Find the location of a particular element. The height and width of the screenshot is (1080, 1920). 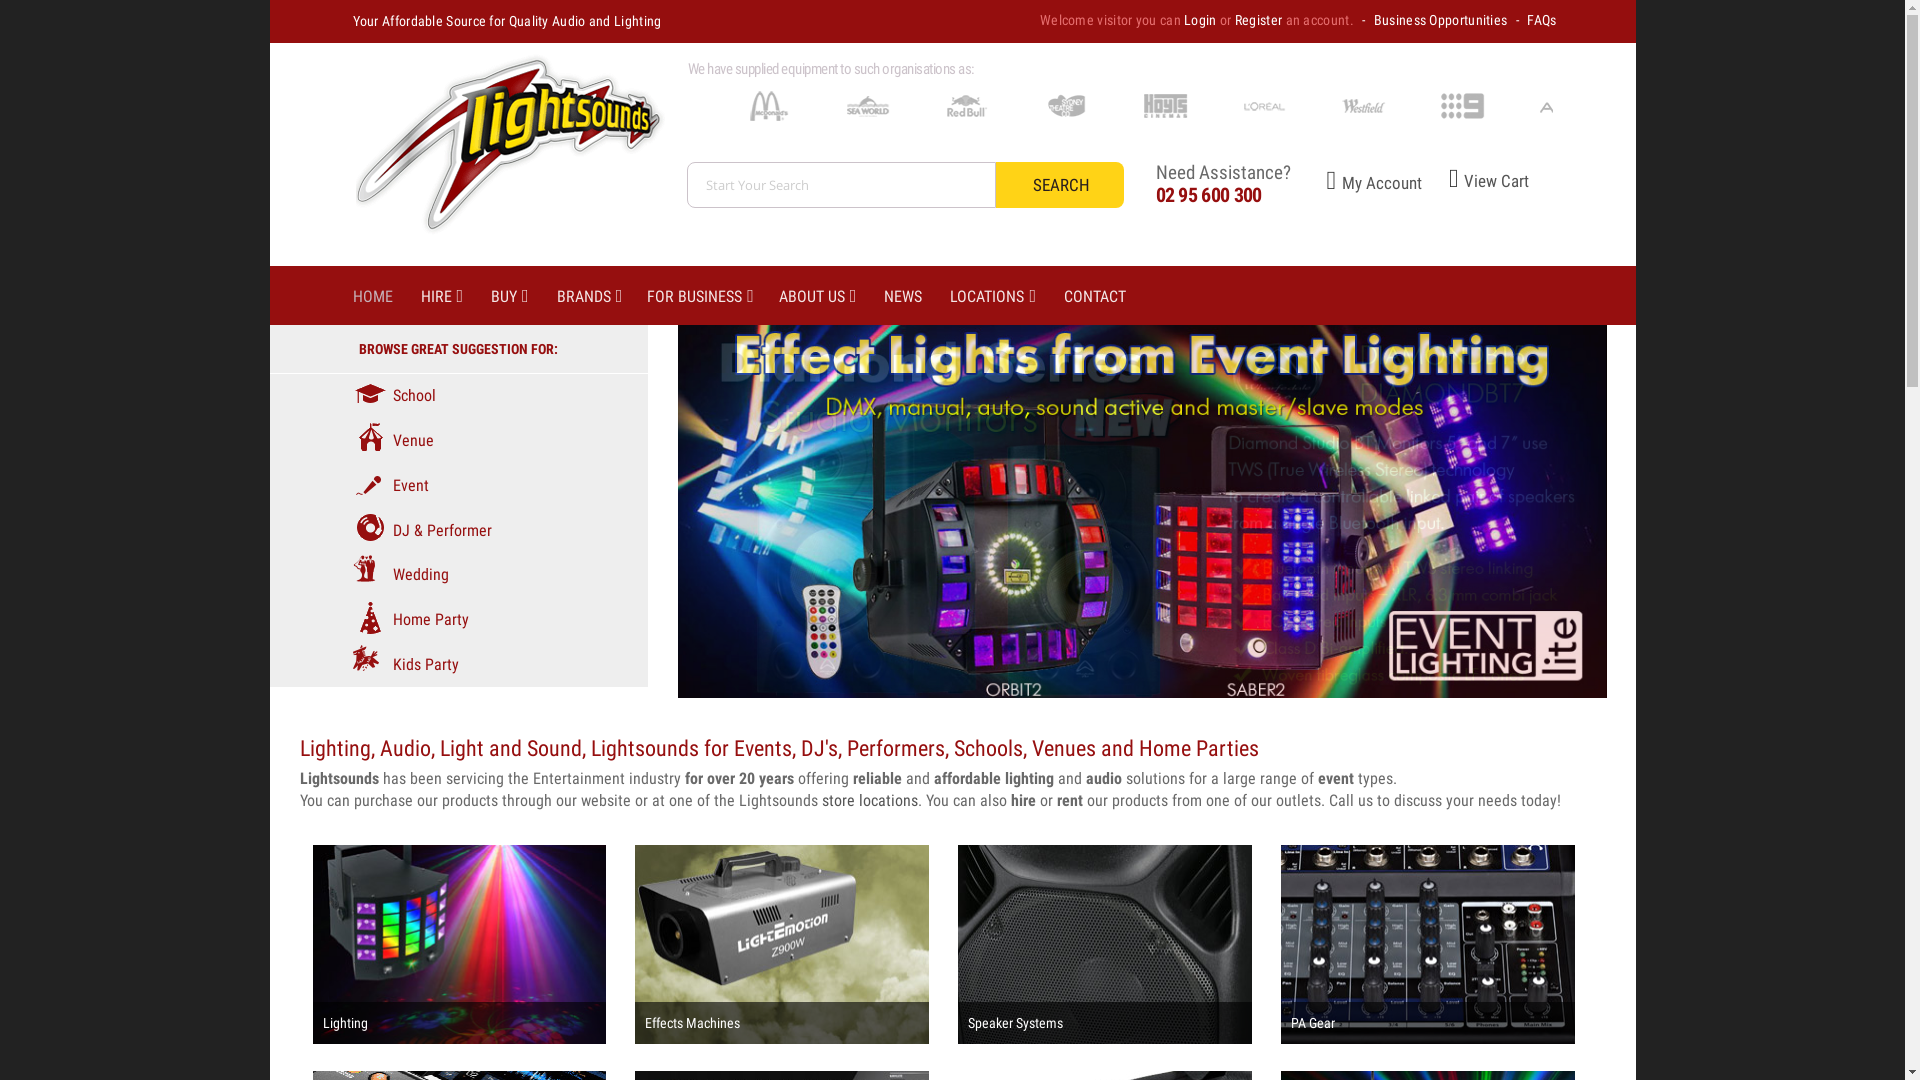

'Business Opportunities' is located at coordinates (1440, 19).